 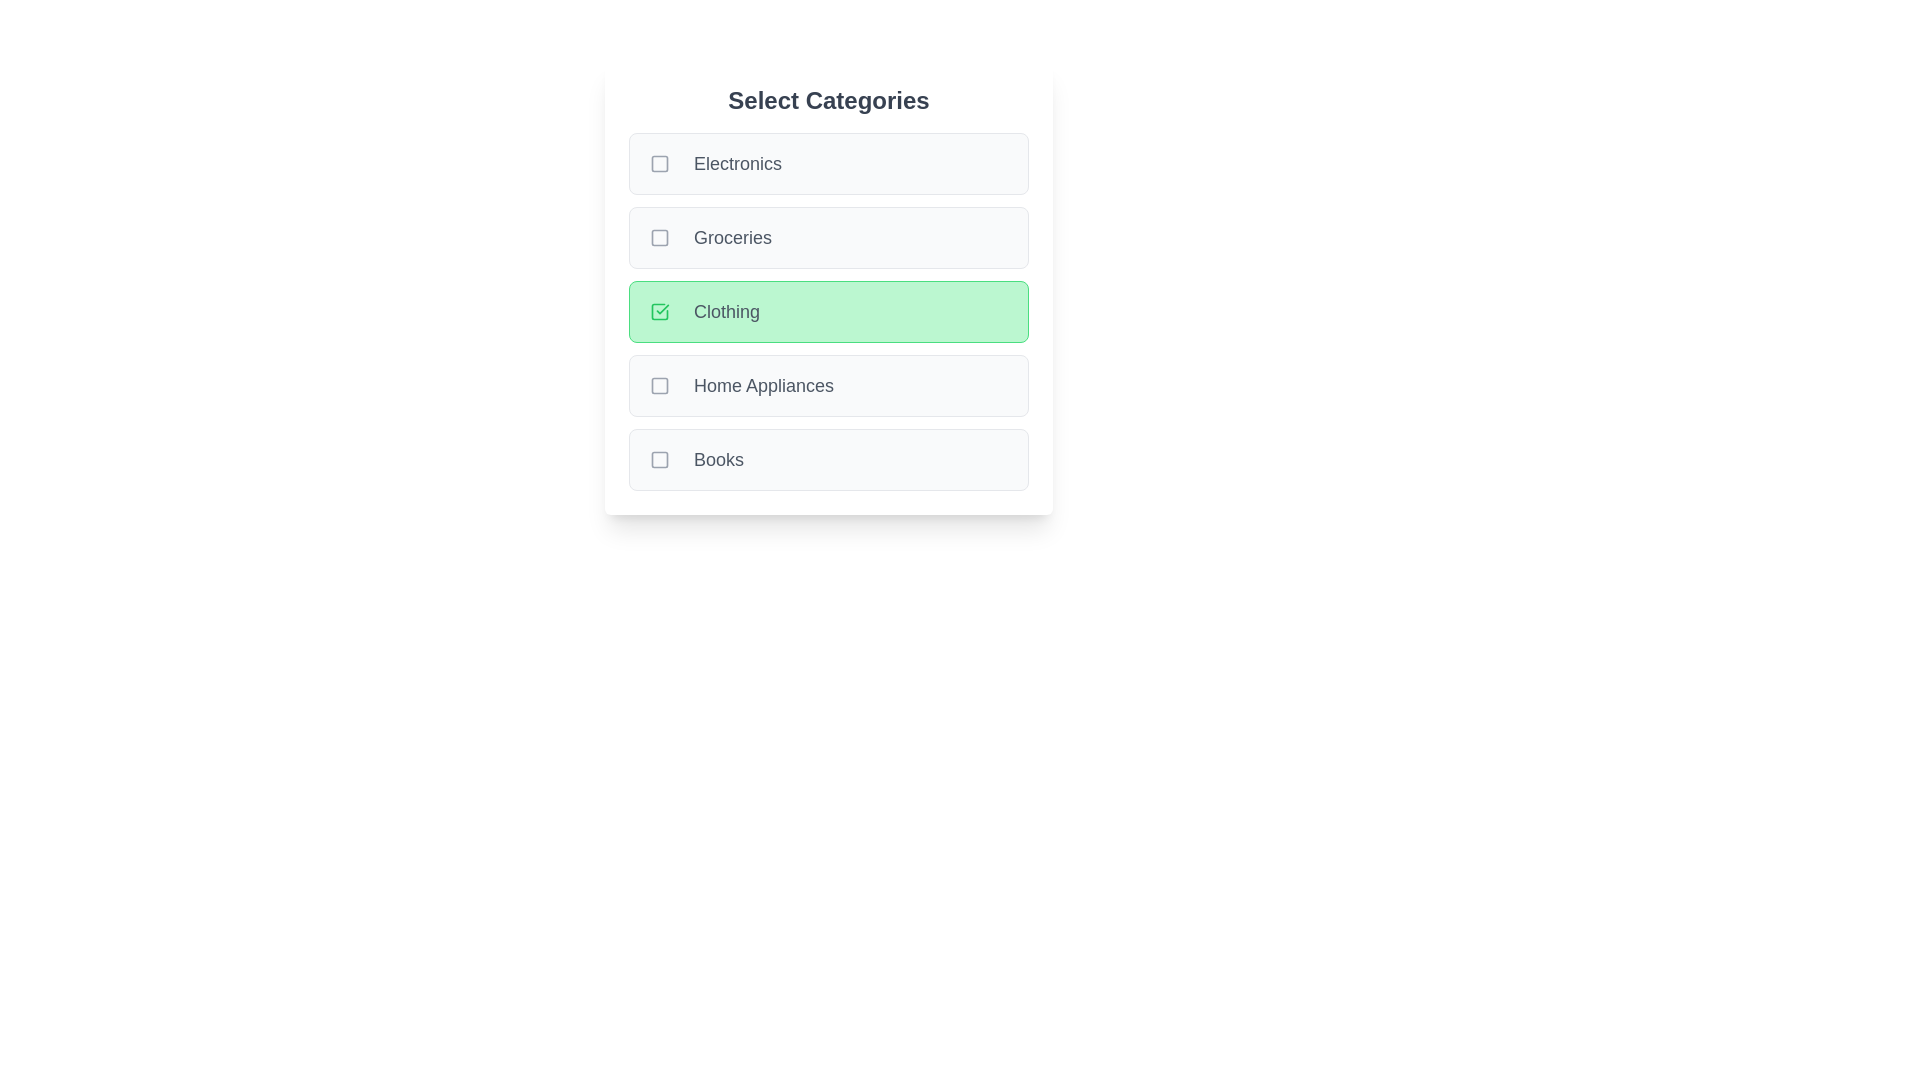 I want to click on the category Books to trigger the hover effect, so click(x=829, y=459).